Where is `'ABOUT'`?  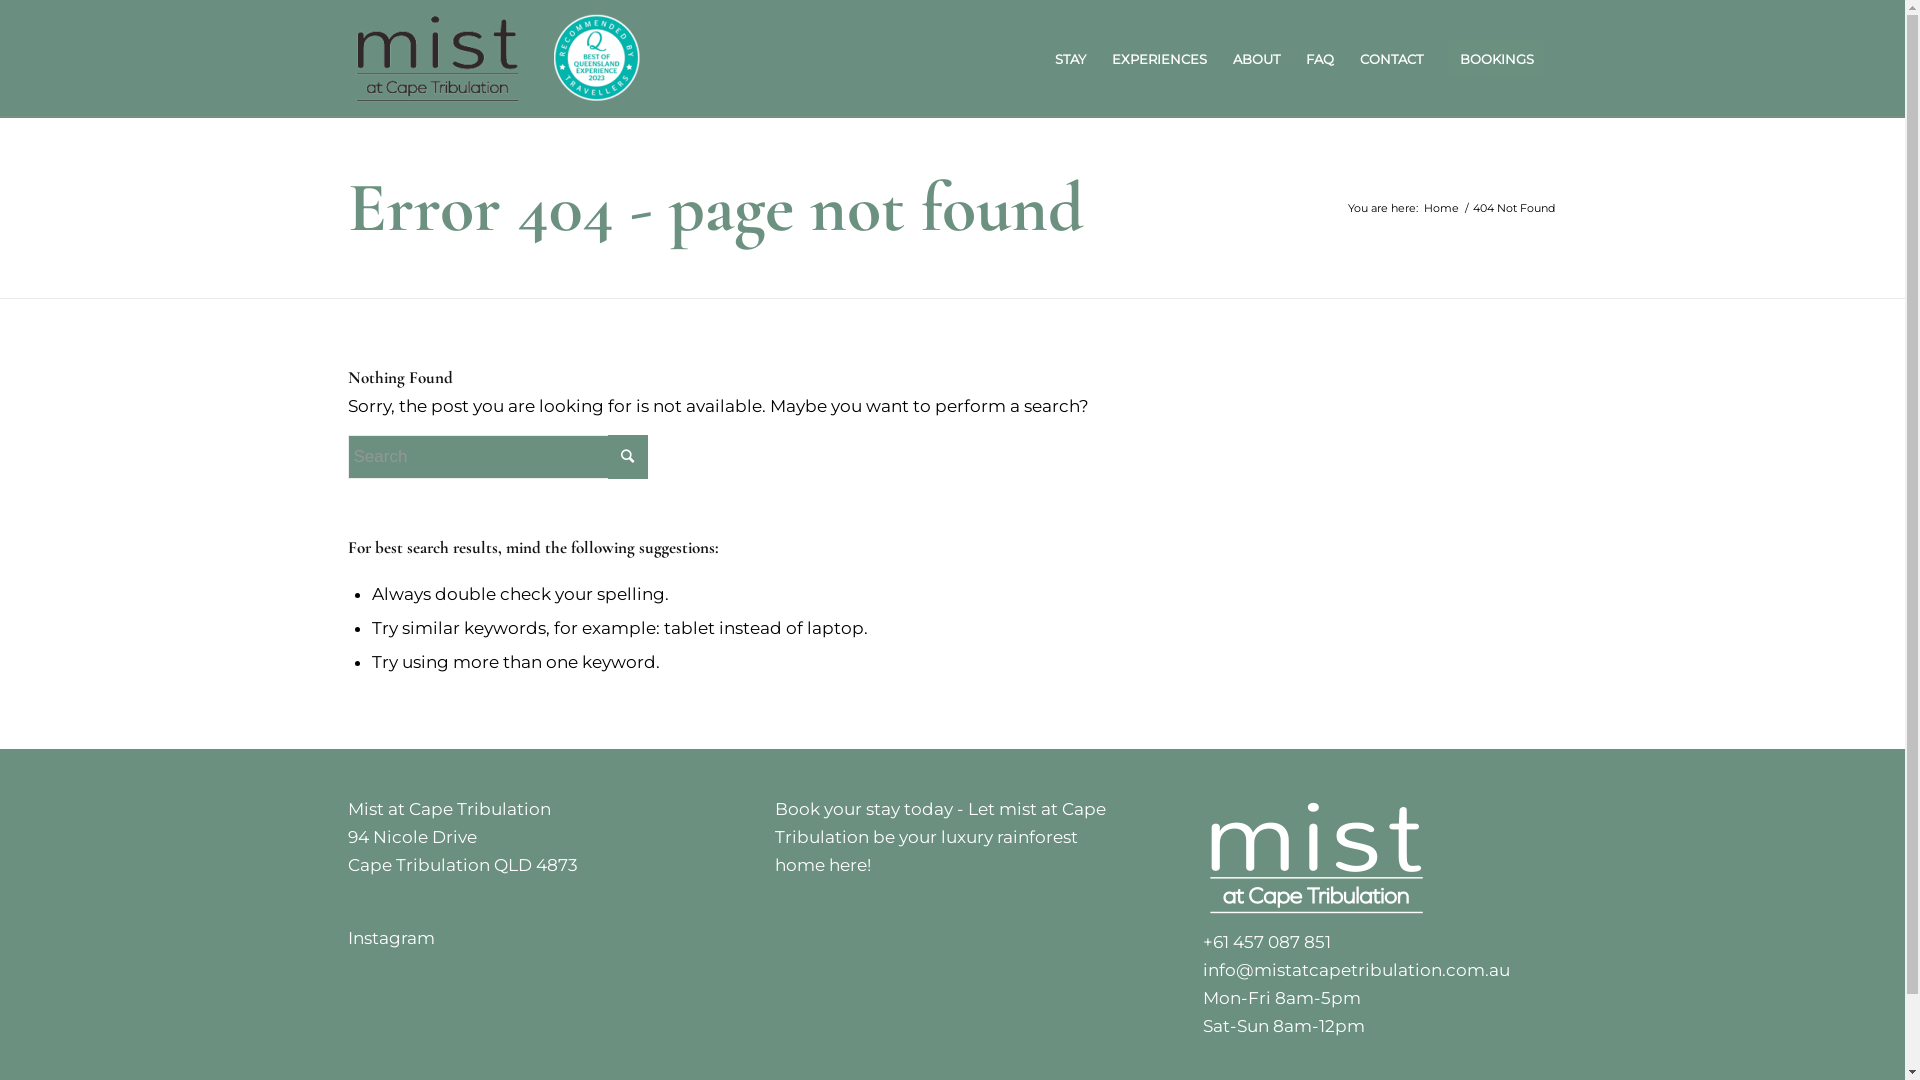 'ABOUT' is located at coordinates (1255, 57).